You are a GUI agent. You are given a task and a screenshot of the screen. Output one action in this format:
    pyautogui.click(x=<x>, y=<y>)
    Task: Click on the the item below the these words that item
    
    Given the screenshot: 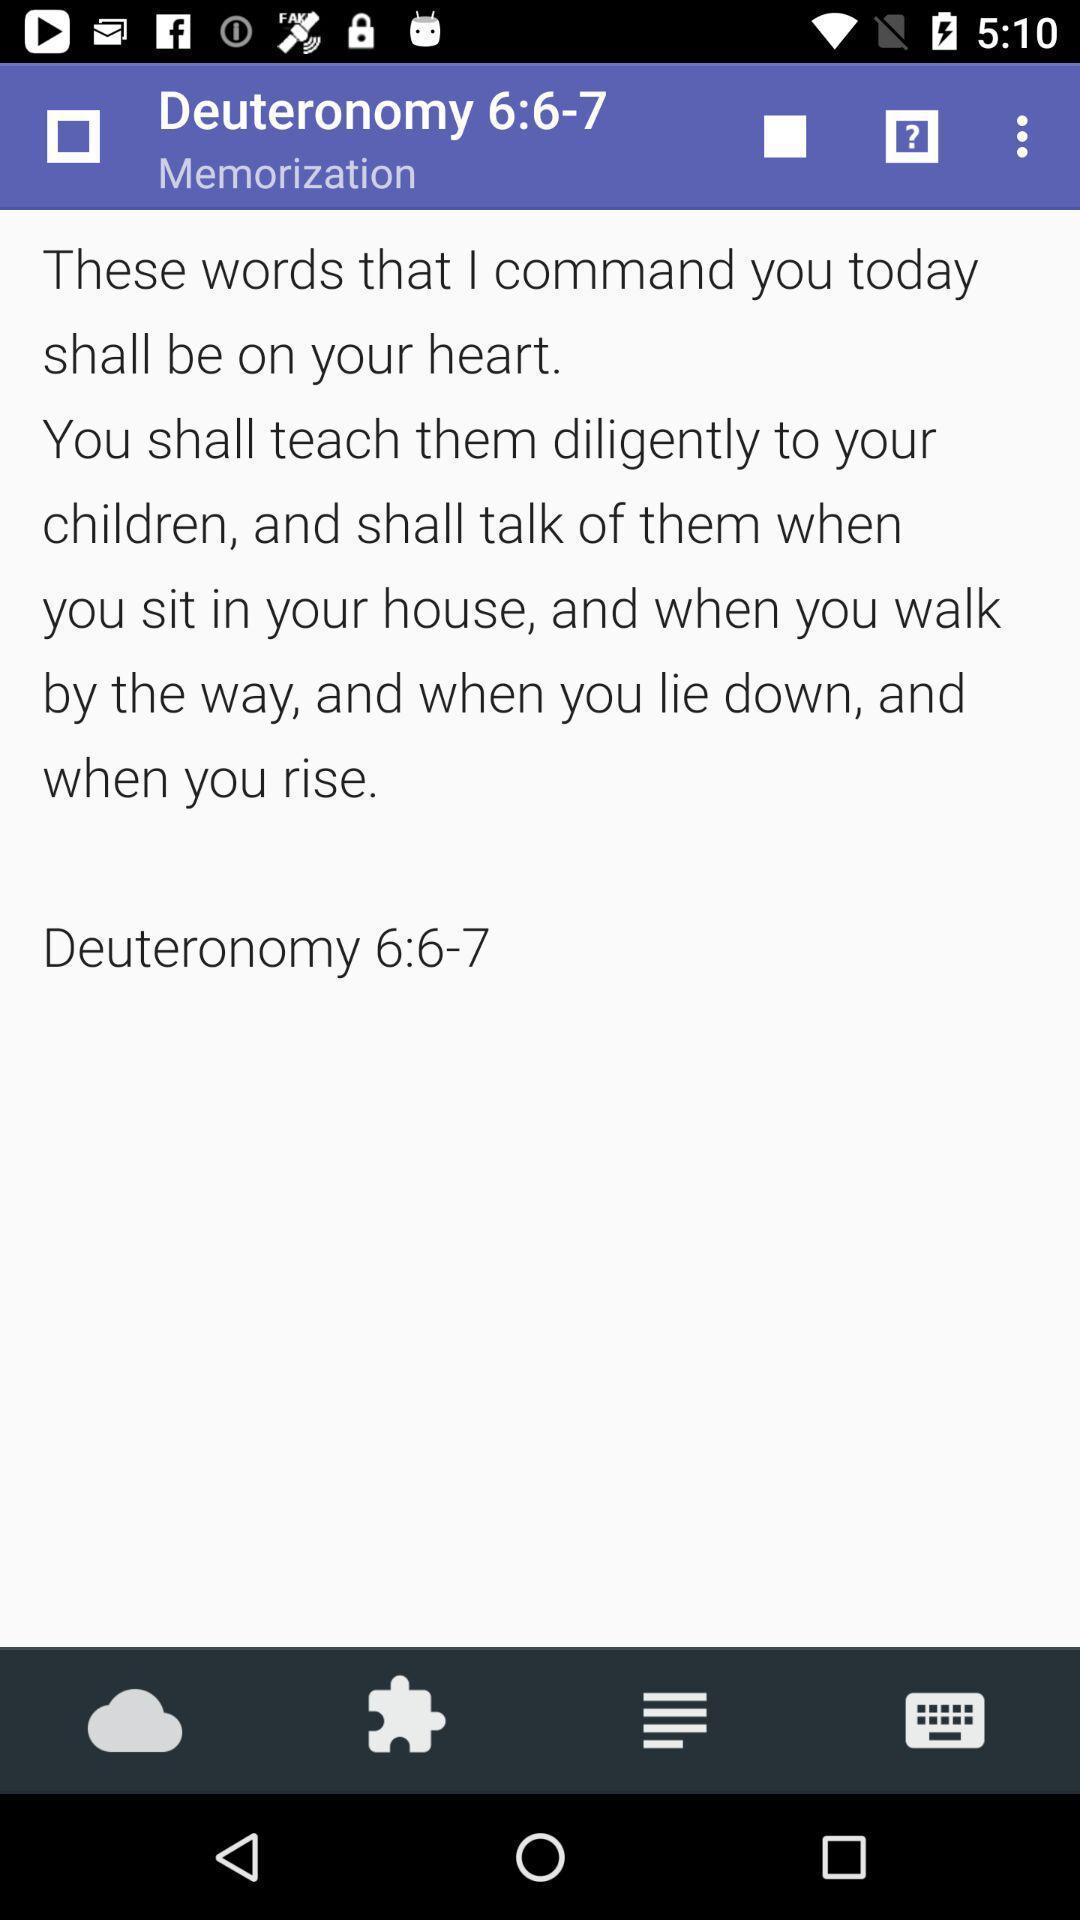 What is the action you would take?
    pyautogui.click(x=675, y=1719)
    